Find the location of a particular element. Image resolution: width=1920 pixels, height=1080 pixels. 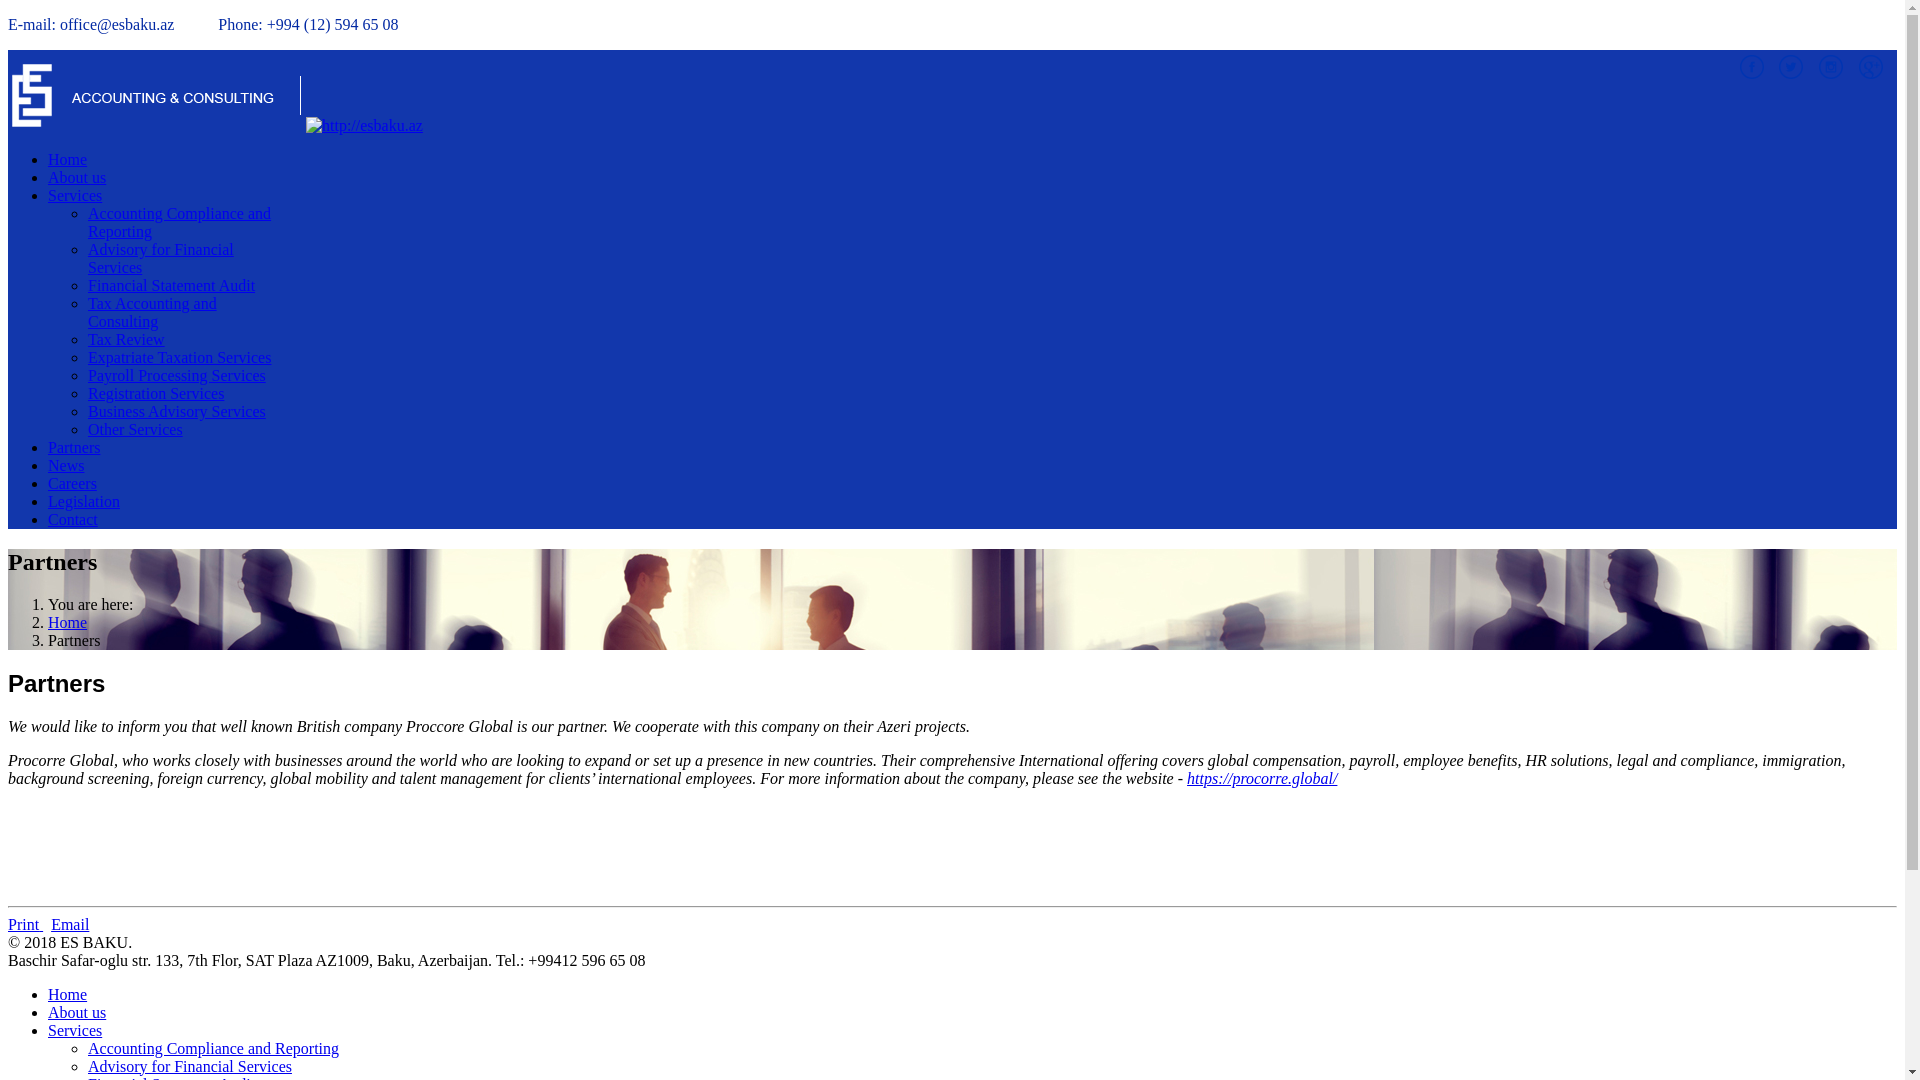

'Financial Statement Audit' is located at coordinates (171, 285).